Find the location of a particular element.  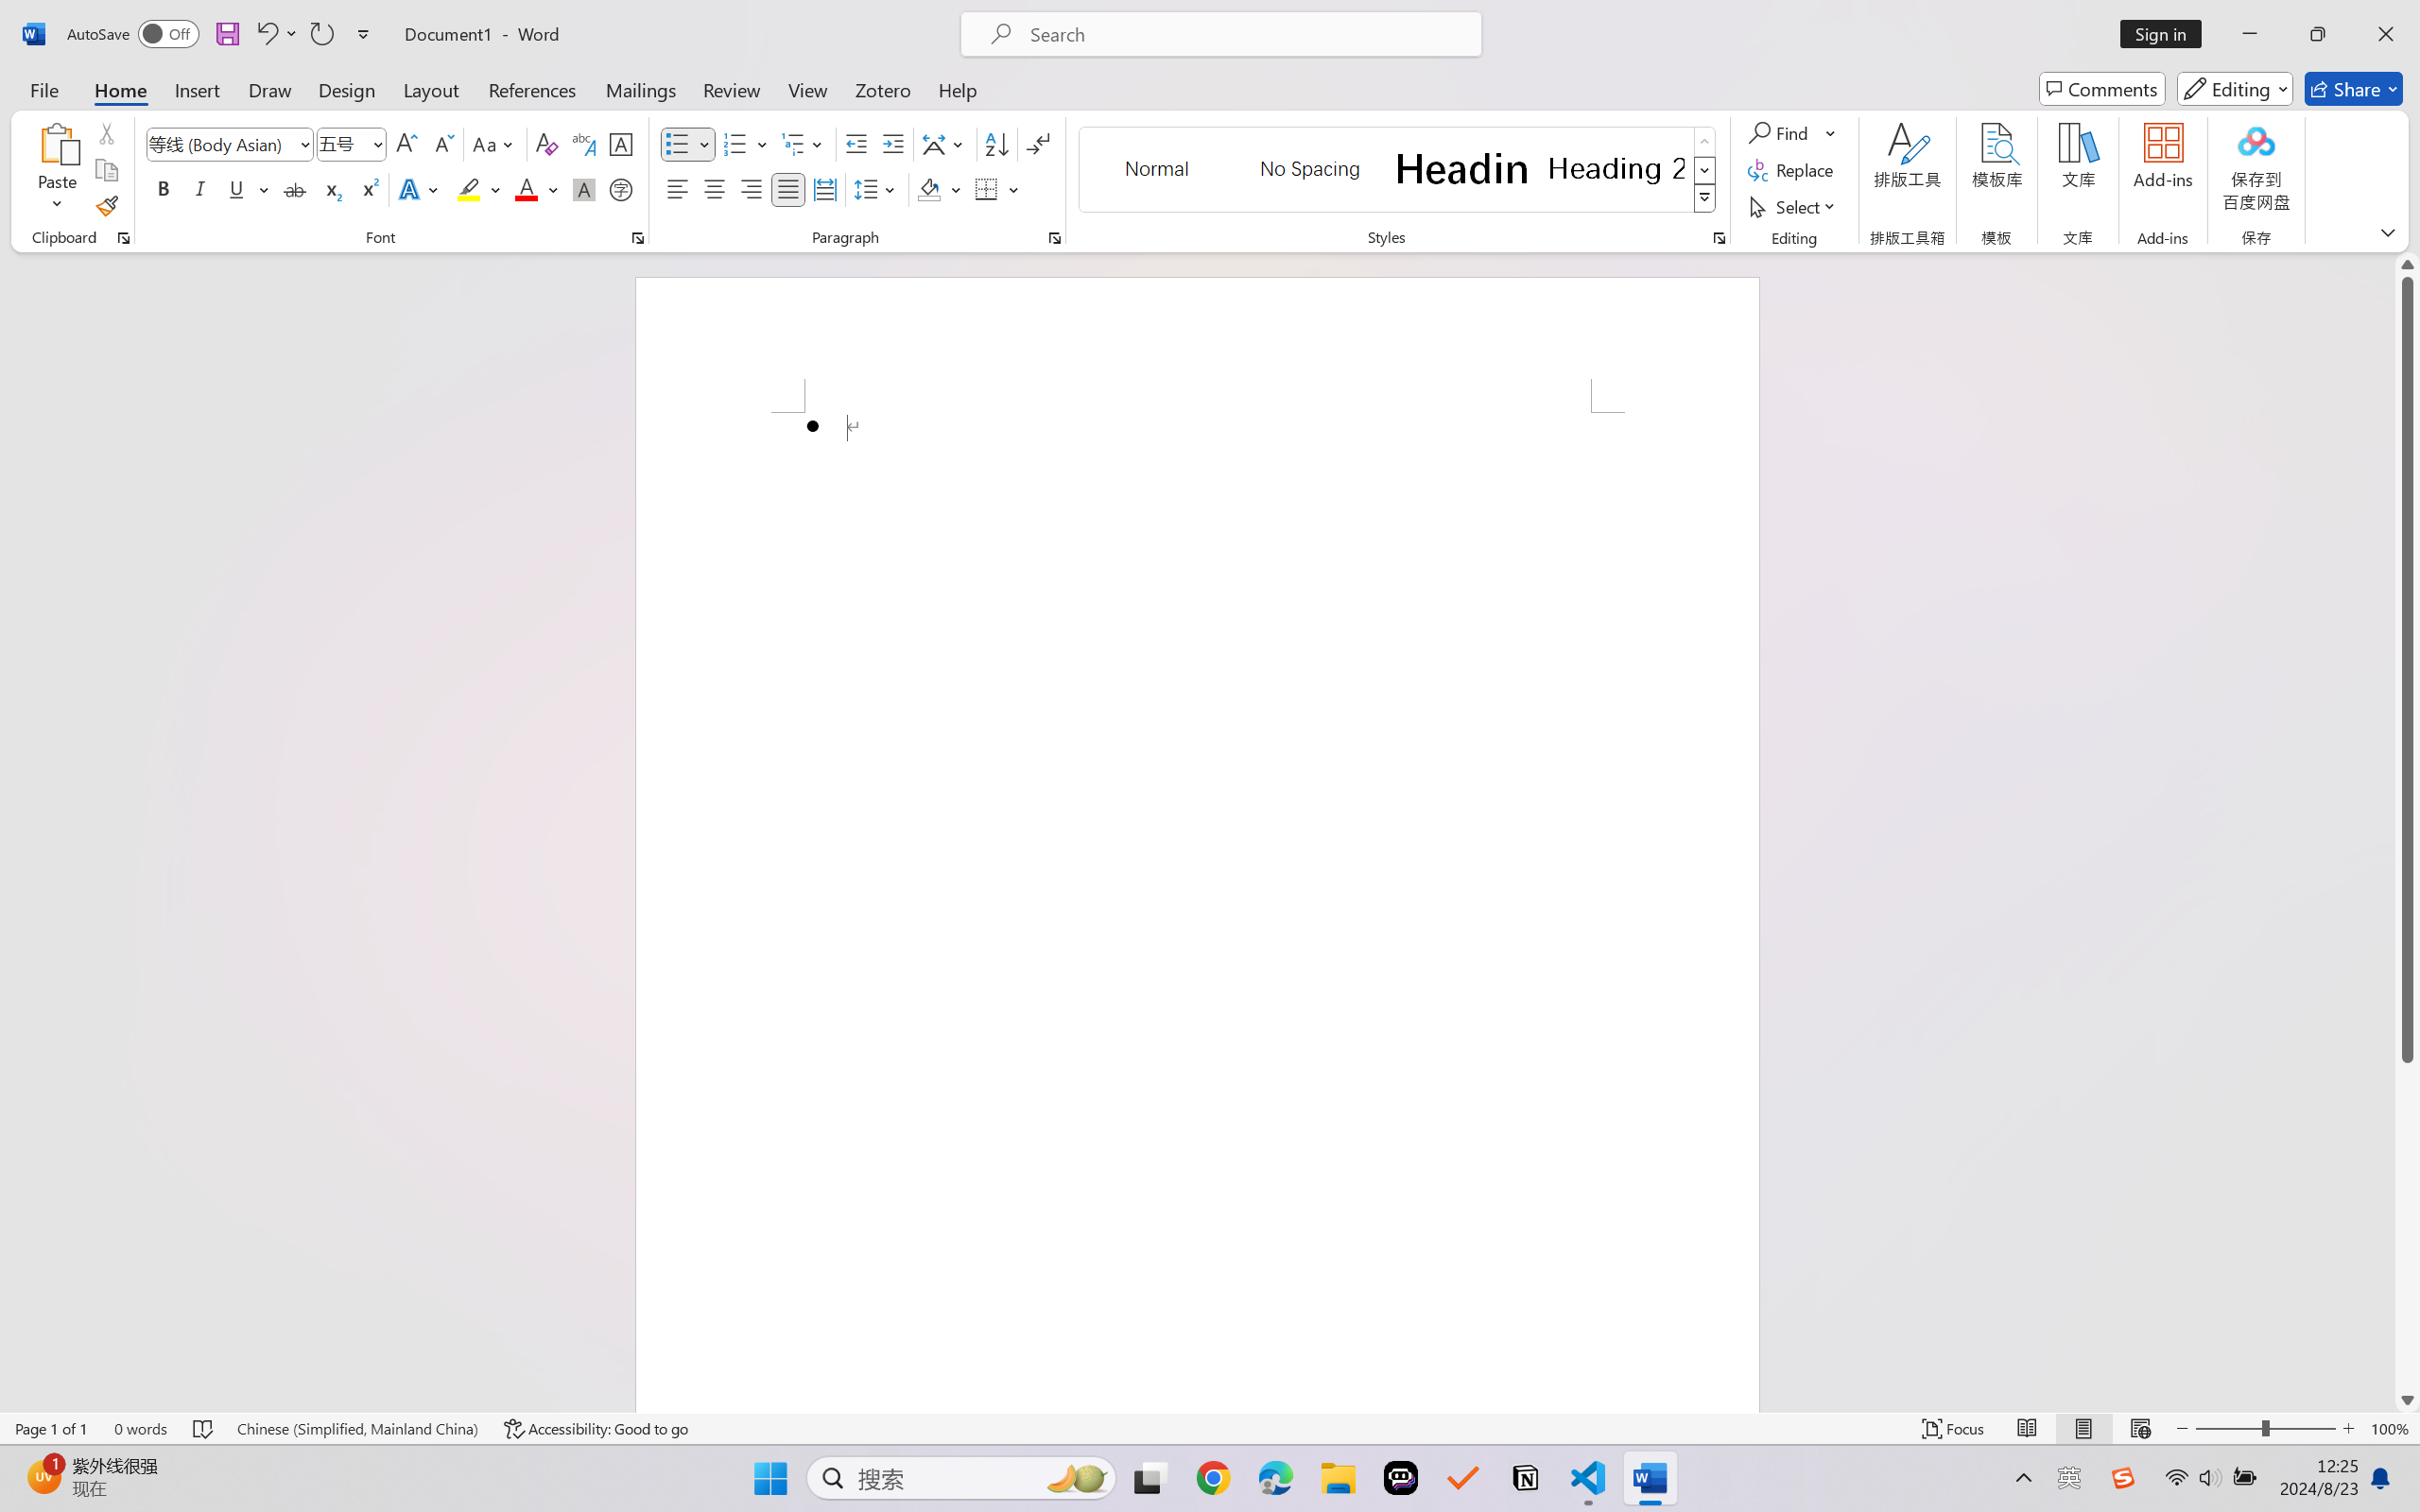

'Language Chinese (Simplified, Mainland China)' is located at coordinates (356, 1428).